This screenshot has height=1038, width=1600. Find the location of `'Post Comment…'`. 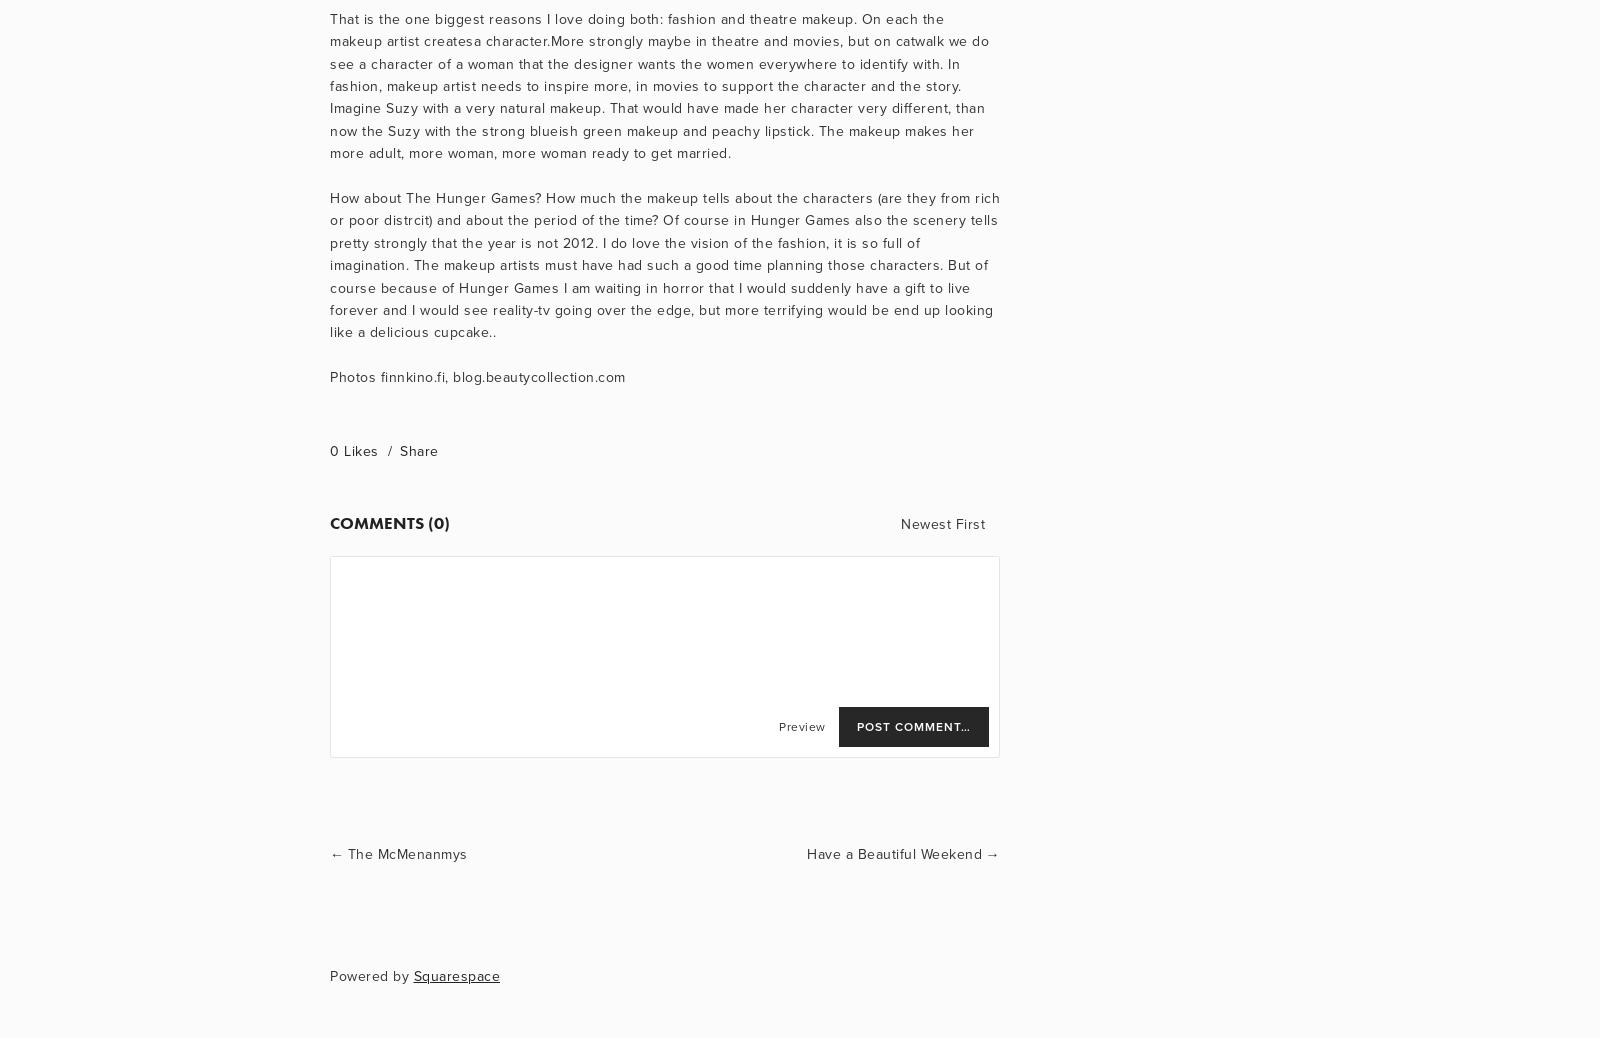

'Post Comment…' is located at coordinates (913, 726).